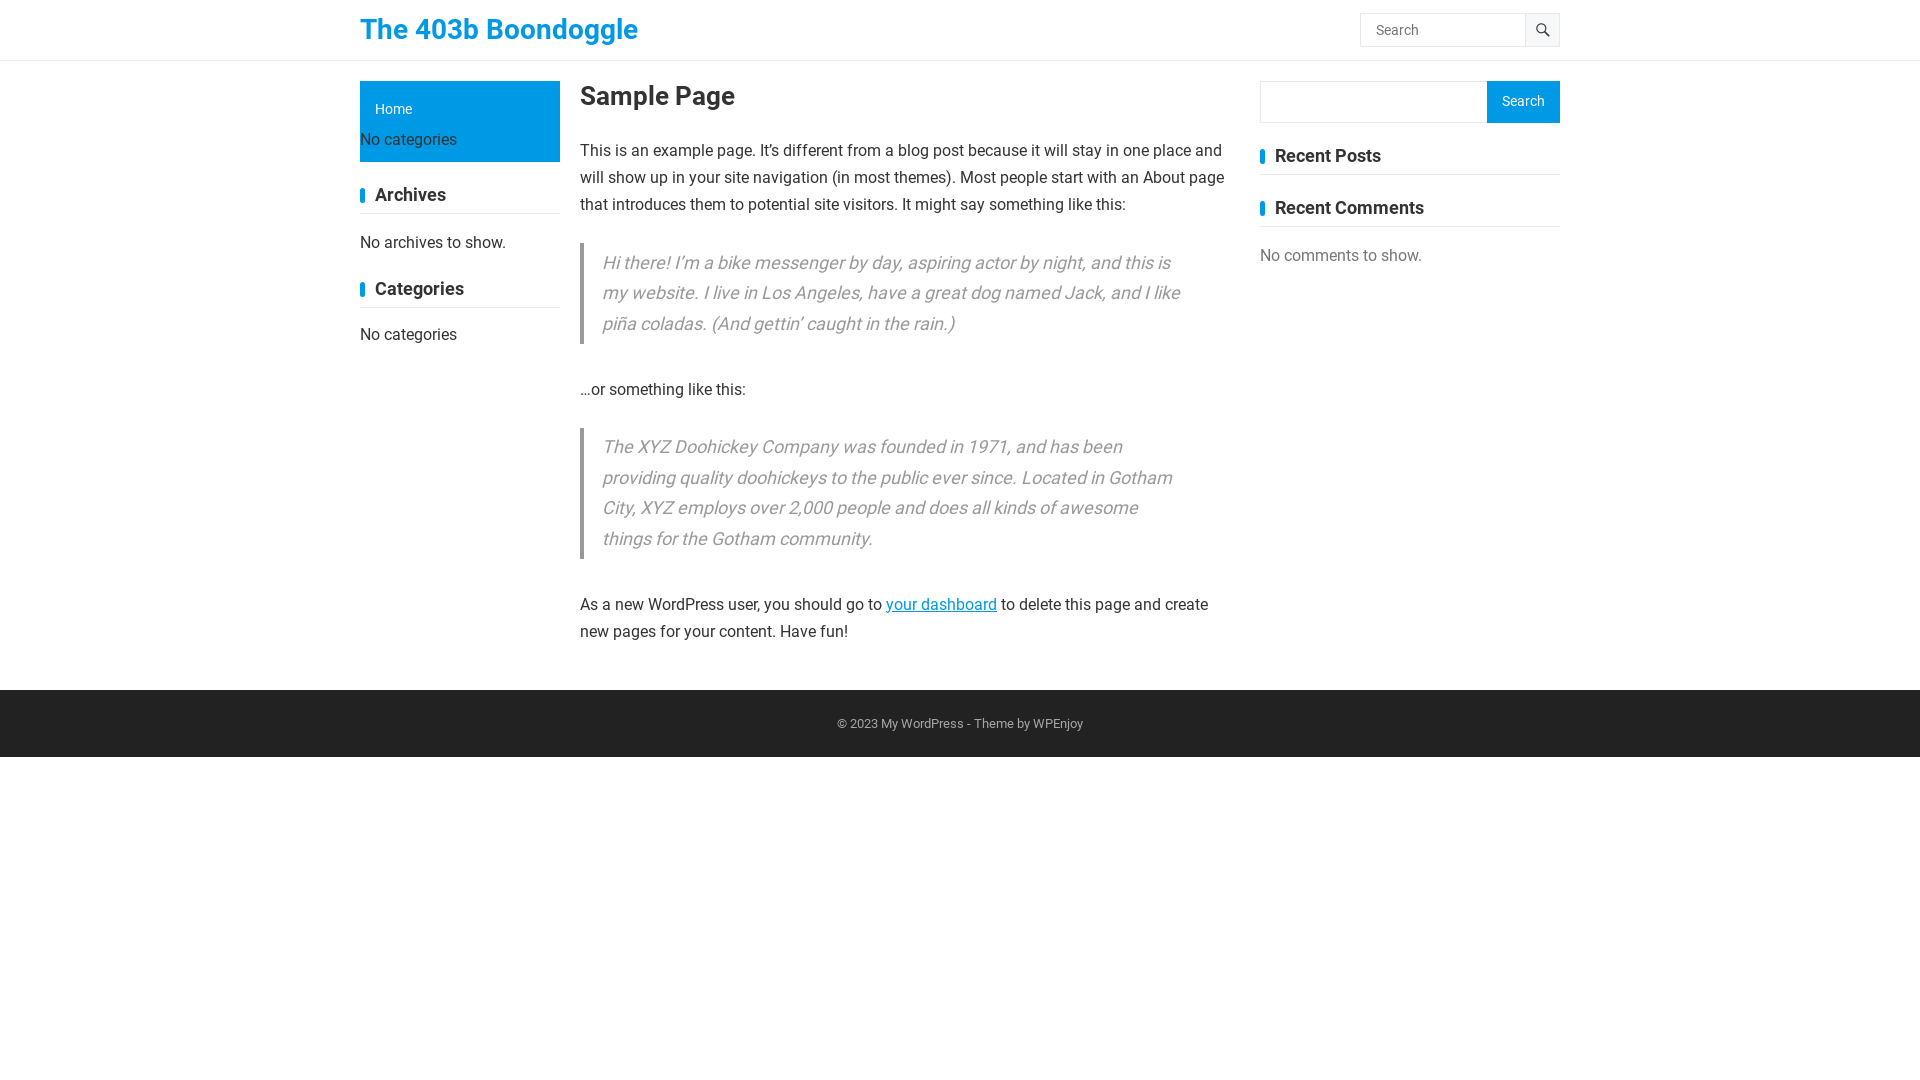 This screenshot has width=1920, height=1080. I want to click on 'The 403b Boondoggle', so click(360, 30).